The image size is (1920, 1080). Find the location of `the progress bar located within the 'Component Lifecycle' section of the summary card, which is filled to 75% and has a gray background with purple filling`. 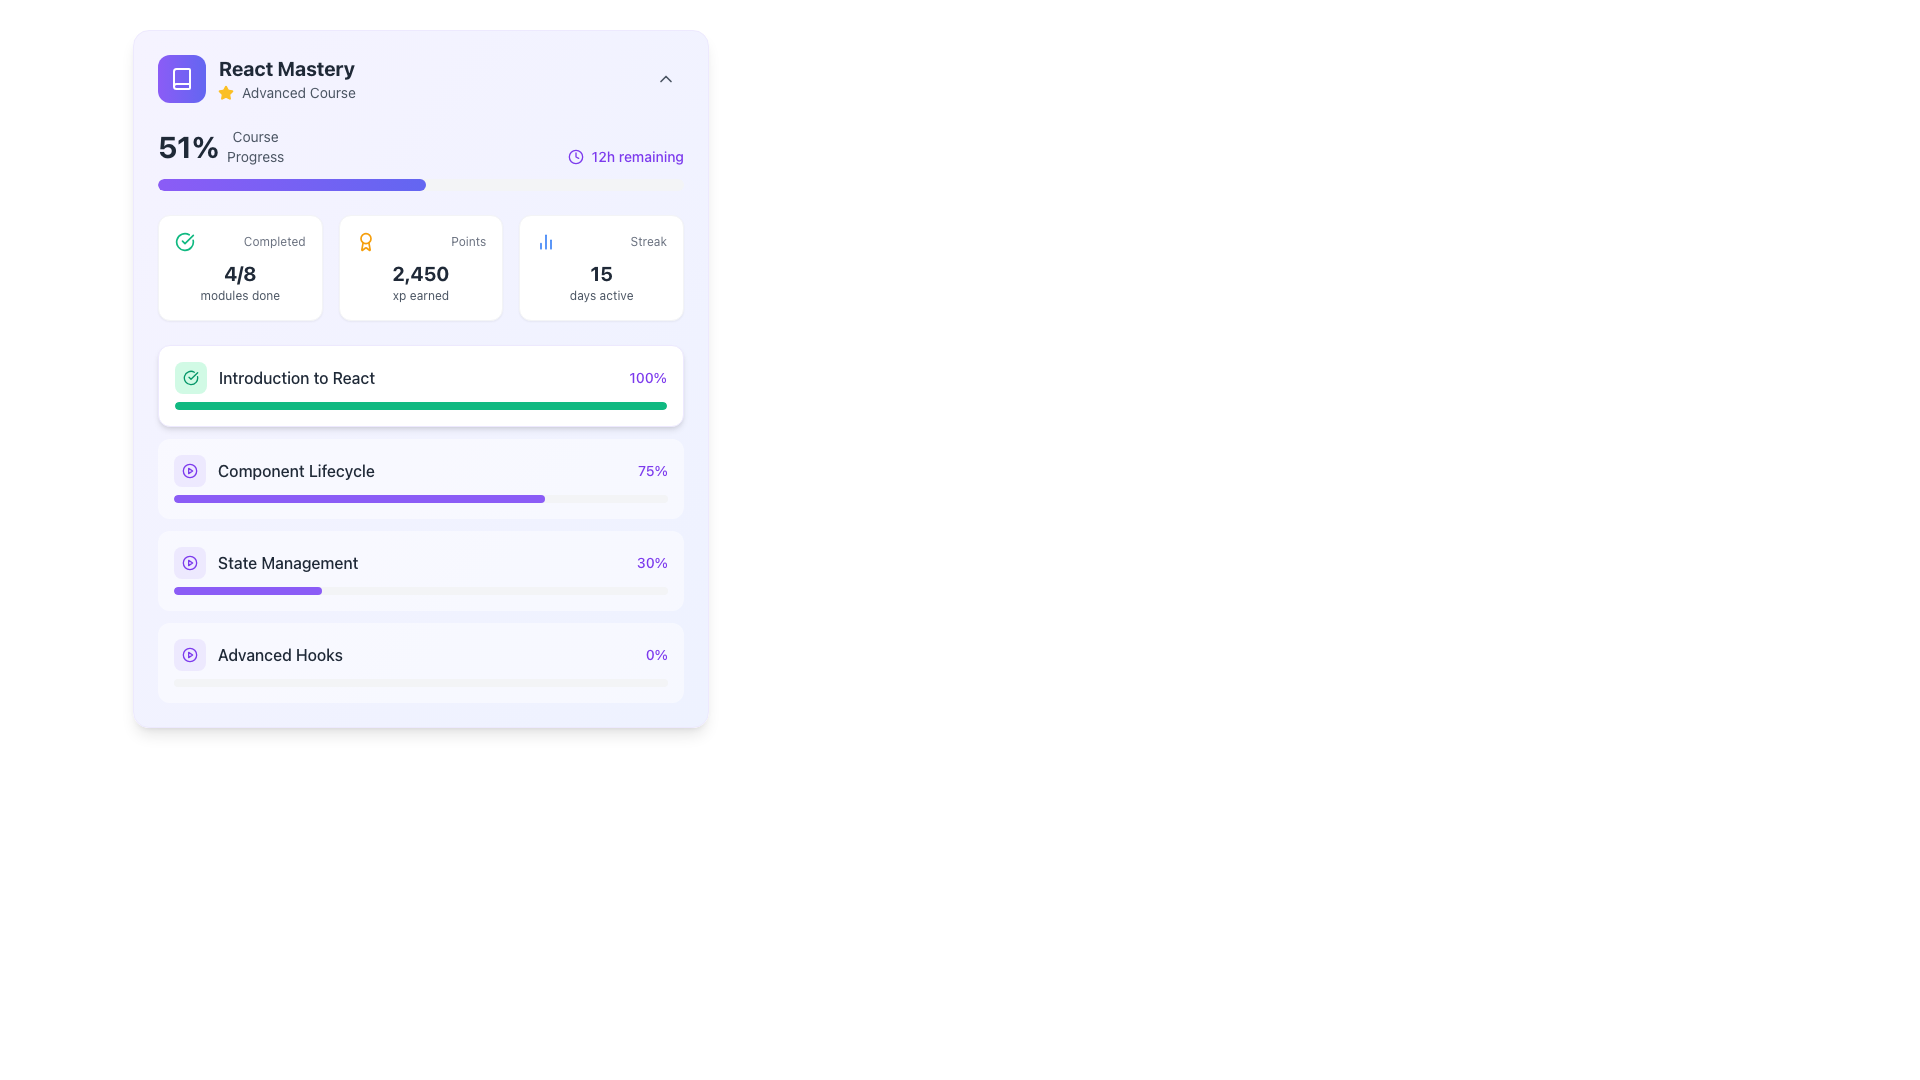

the progress bar located within the 'Component Lifecycle' section of the summary card, which is filled to 75% and has a gray background with purple filling is located at coordinates (420, 497).